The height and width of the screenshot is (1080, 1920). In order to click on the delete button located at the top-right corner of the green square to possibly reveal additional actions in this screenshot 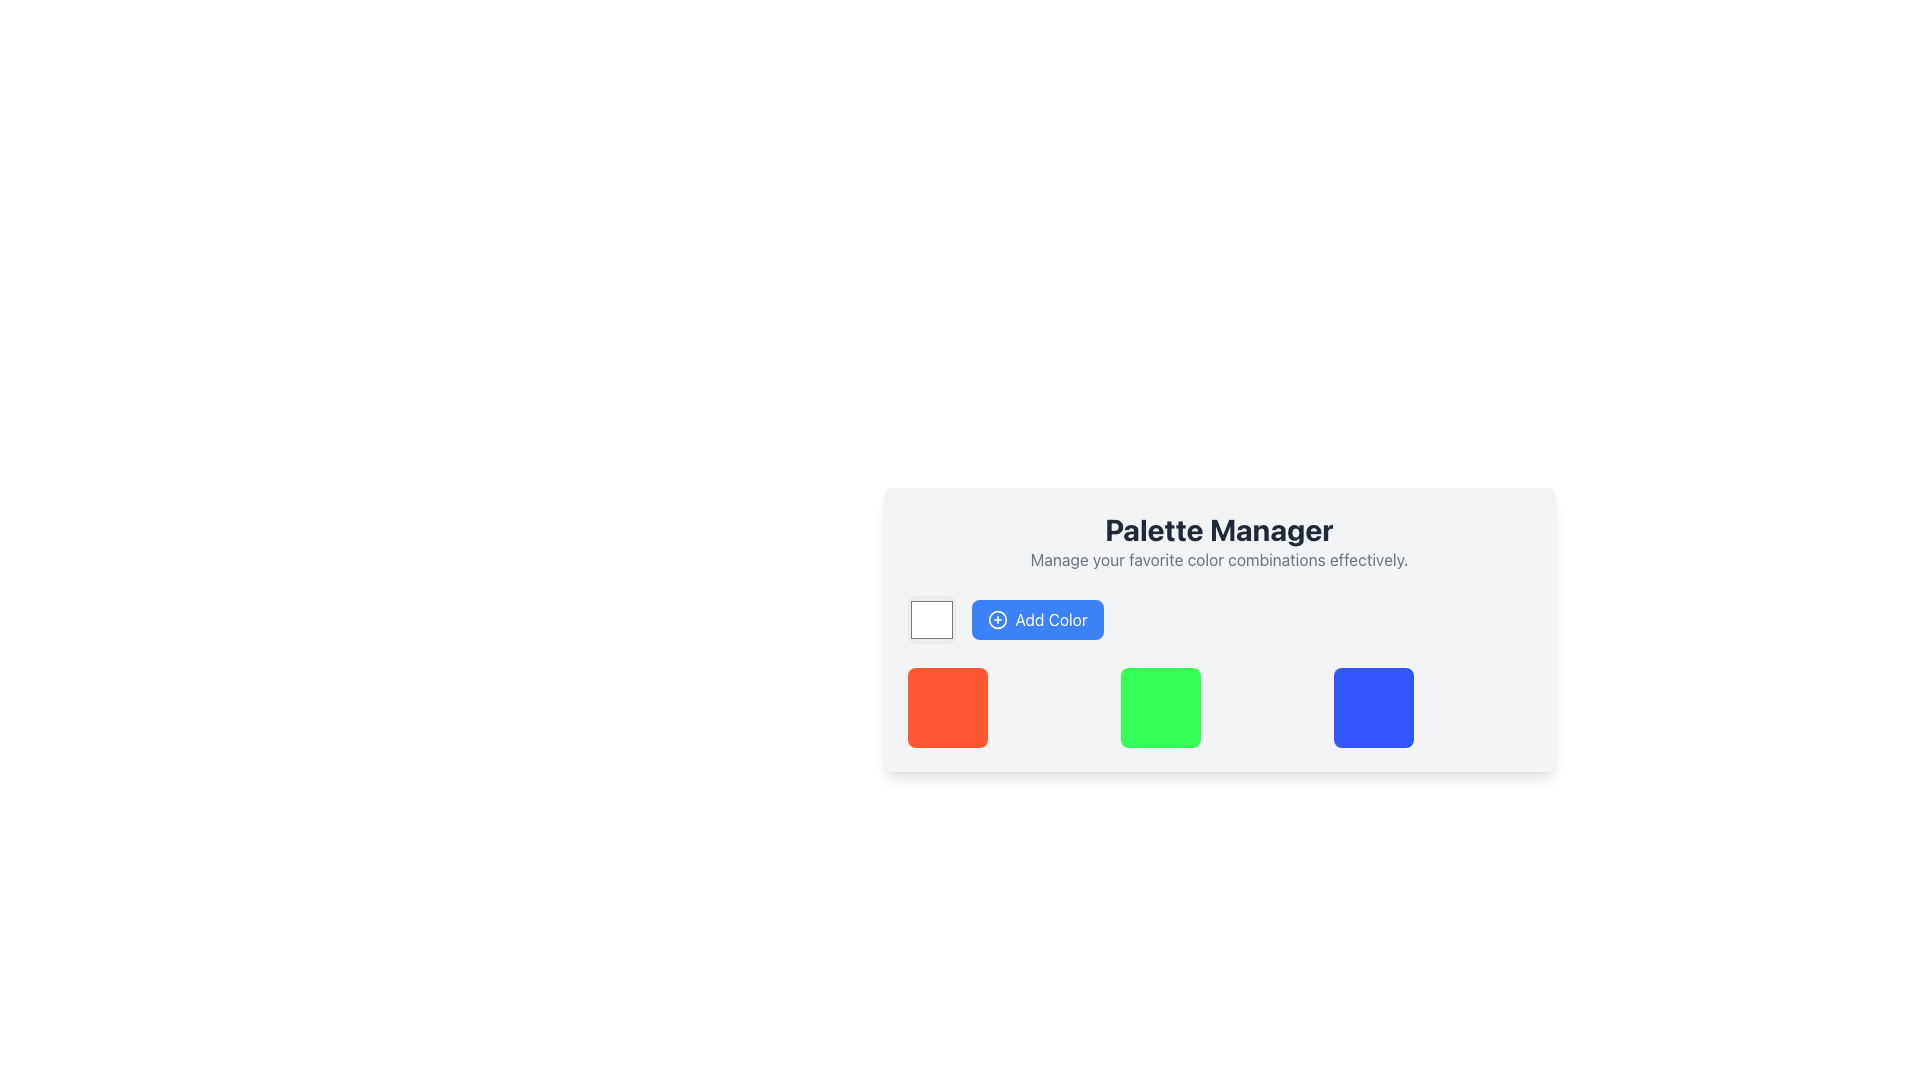, I will do `click(1300, 685)`.